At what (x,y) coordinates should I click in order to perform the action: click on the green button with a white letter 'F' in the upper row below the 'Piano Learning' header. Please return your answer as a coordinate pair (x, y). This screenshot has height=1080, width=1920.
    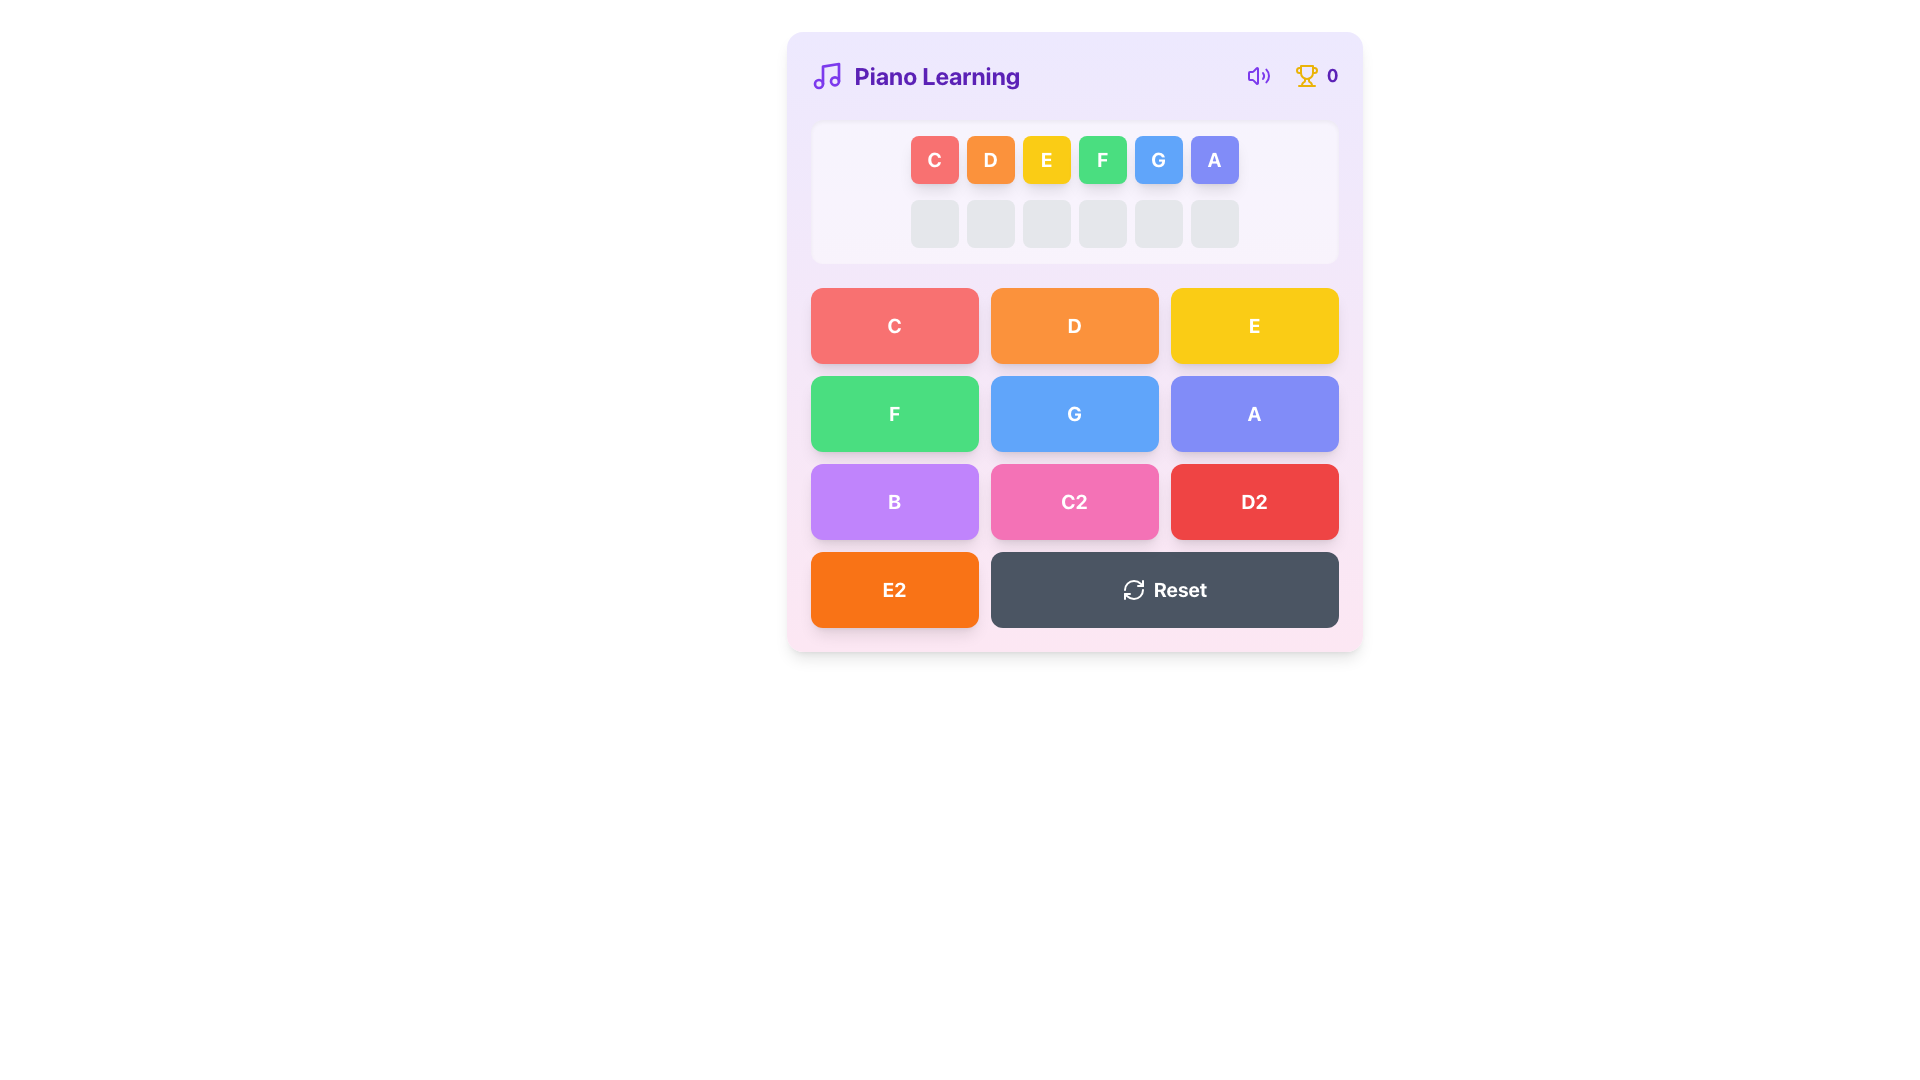
    Looking at the image, I should click on (1101, 158).